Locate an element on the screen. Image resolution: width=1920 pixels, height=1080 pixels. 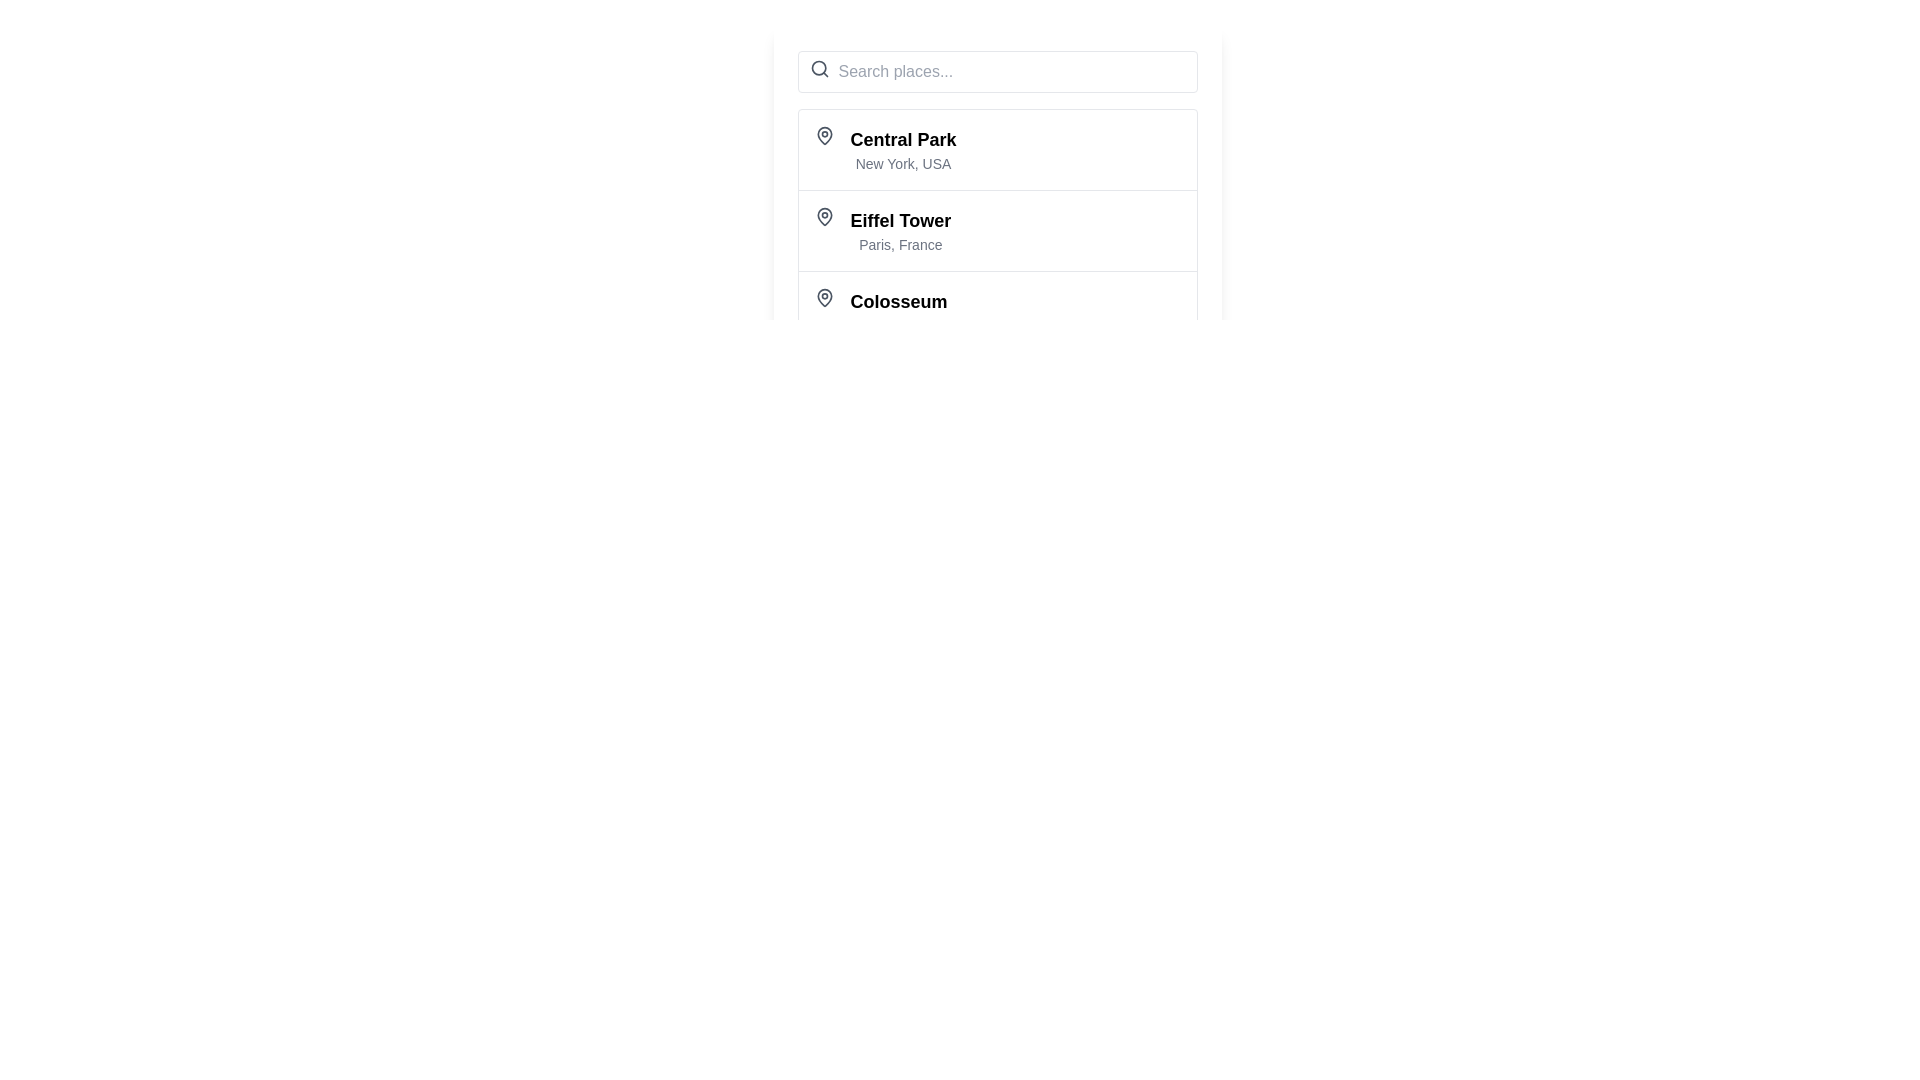
the descriptive text label located directly under the 'Eiffel Tower' title, which provides additional information about the city and country is located at coordinates (899, 244).